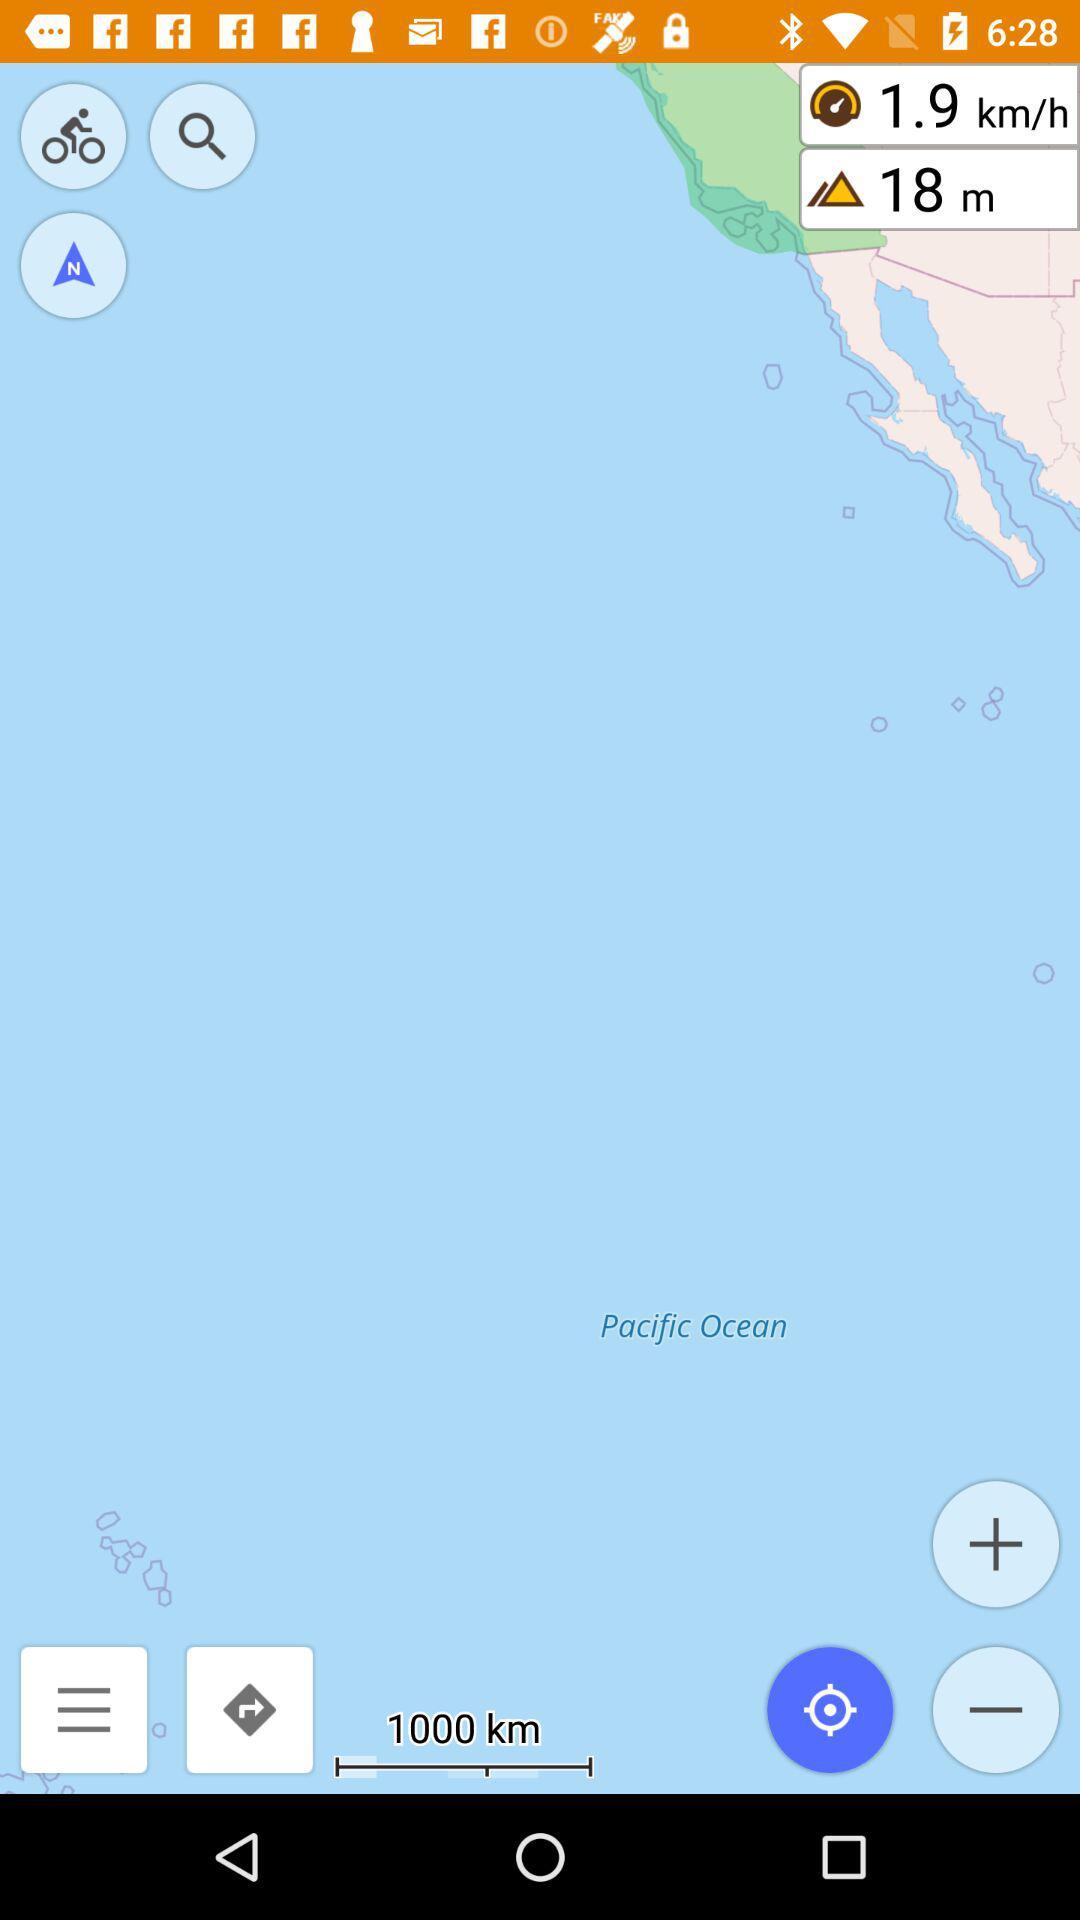 The height and width of the screenshot is (1920, 1080). What do you see at coordinates (995, 1543) in the screenshot?
I see `the add icon` at bounding box center [995, 1543].